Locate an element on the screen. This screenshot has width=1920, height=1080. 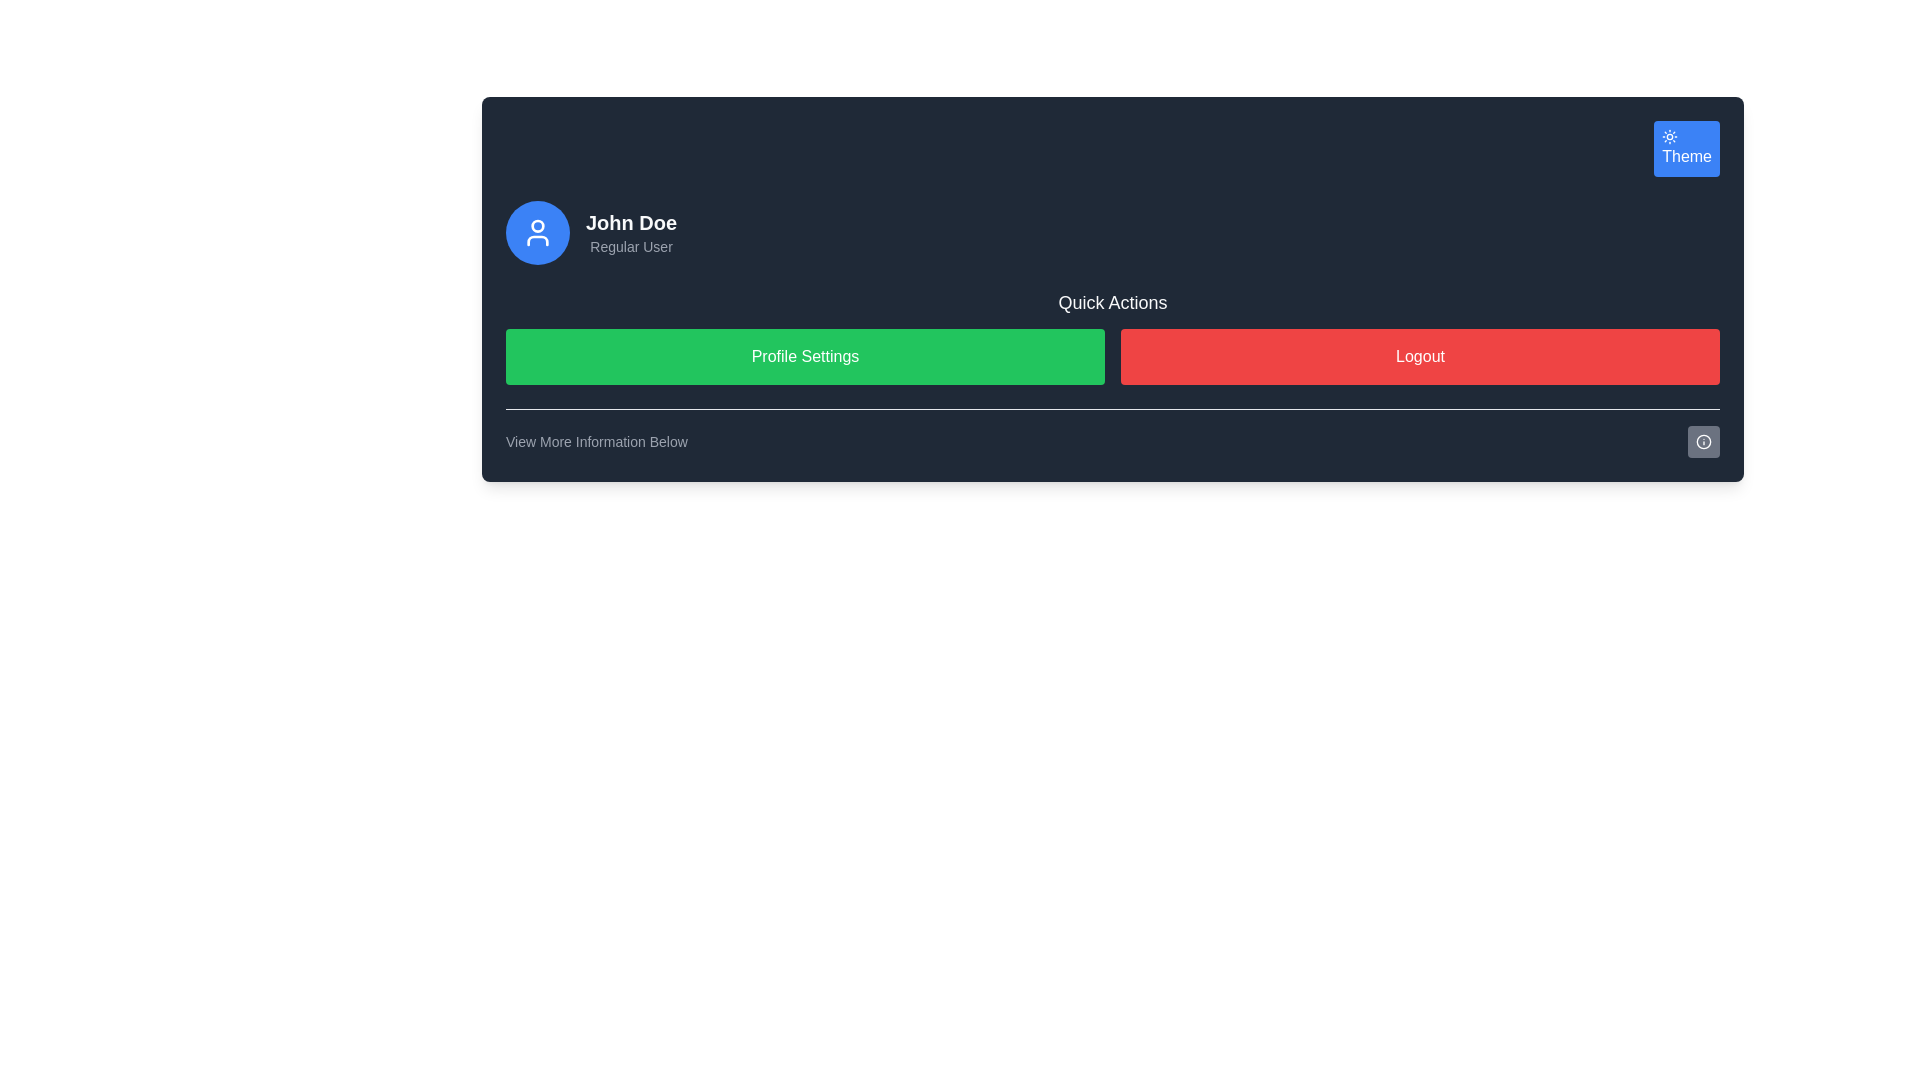
the circular information icon with an embedded 'i' symbol, located at the bottom-right corner of the card layout is located at coordinates (1703, 441).